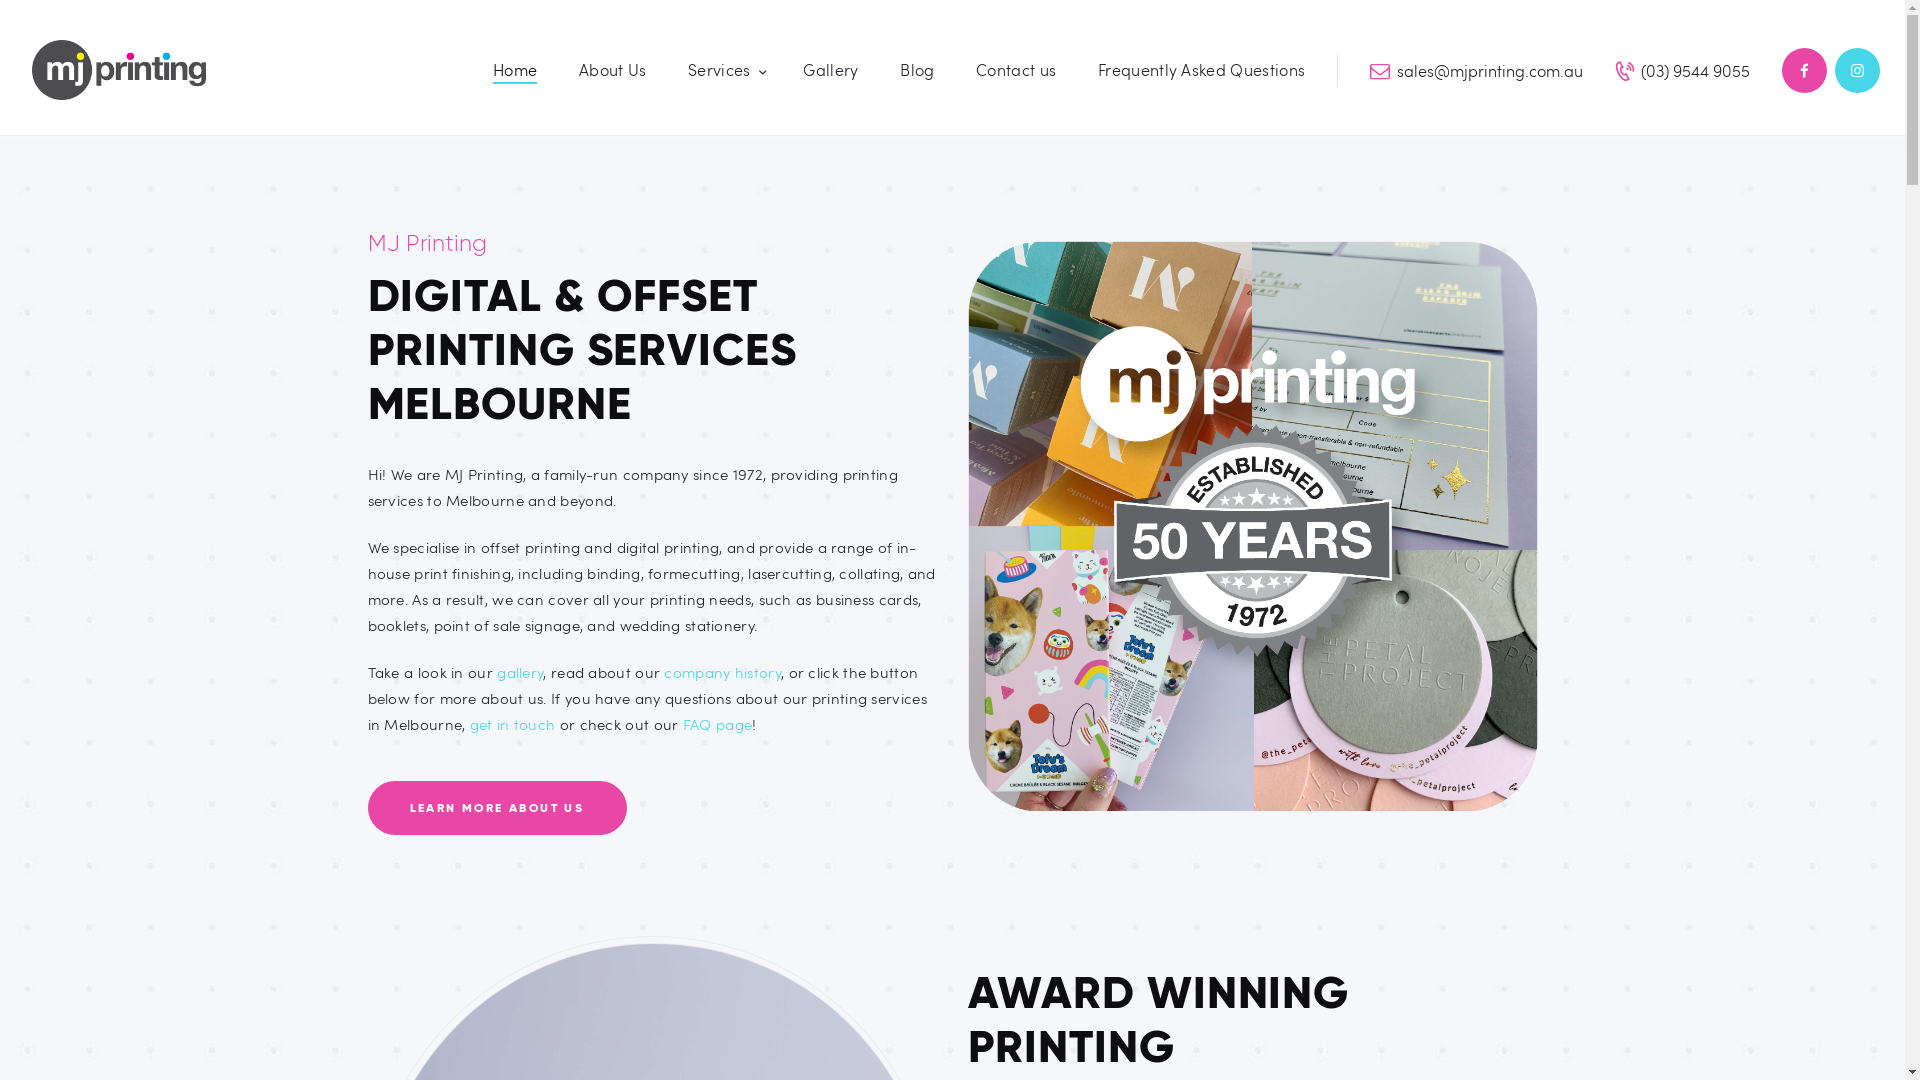 Image resolution: width=1920 pixels, height=1080 pixels. Describe the element at coordinates (831, 69) in the screenshot. I see `'Gallery'` at that location.